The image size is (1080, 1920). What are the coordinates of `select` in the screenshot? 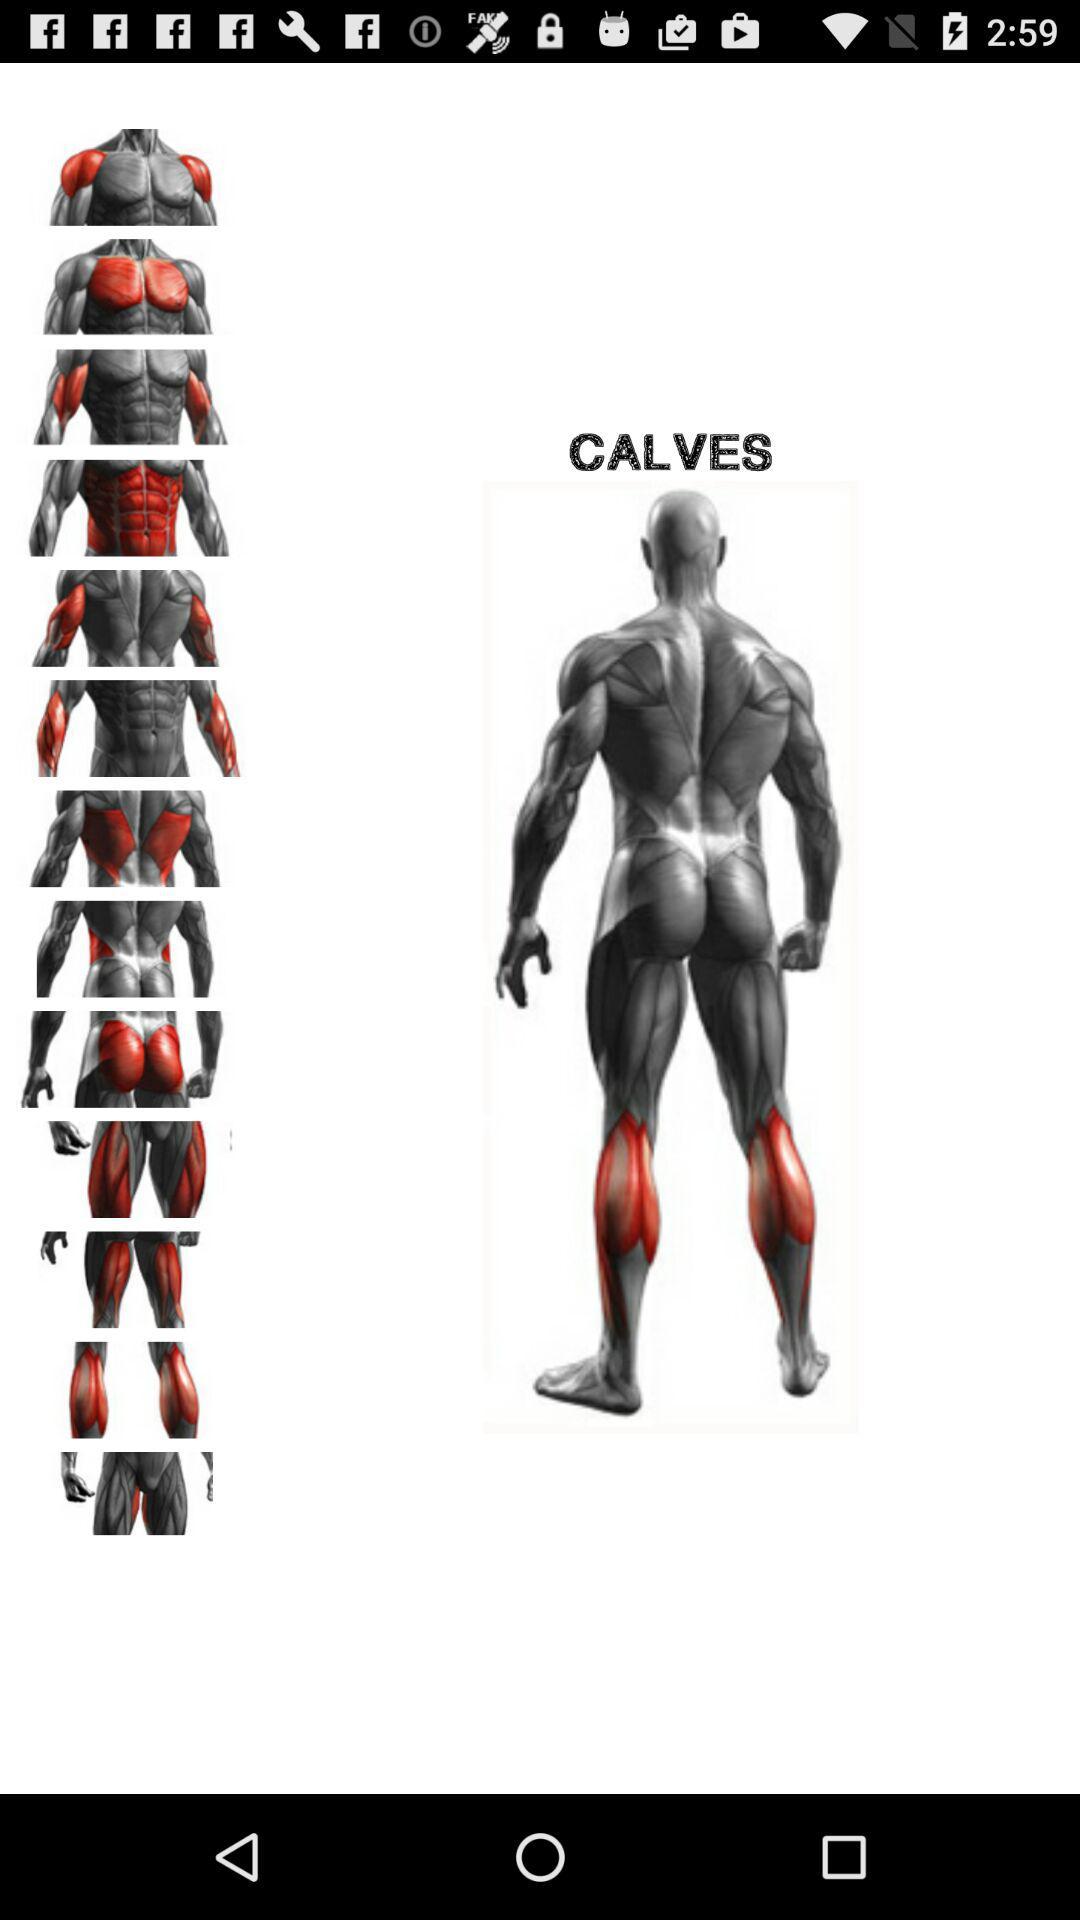 It's located at (131, 1493).